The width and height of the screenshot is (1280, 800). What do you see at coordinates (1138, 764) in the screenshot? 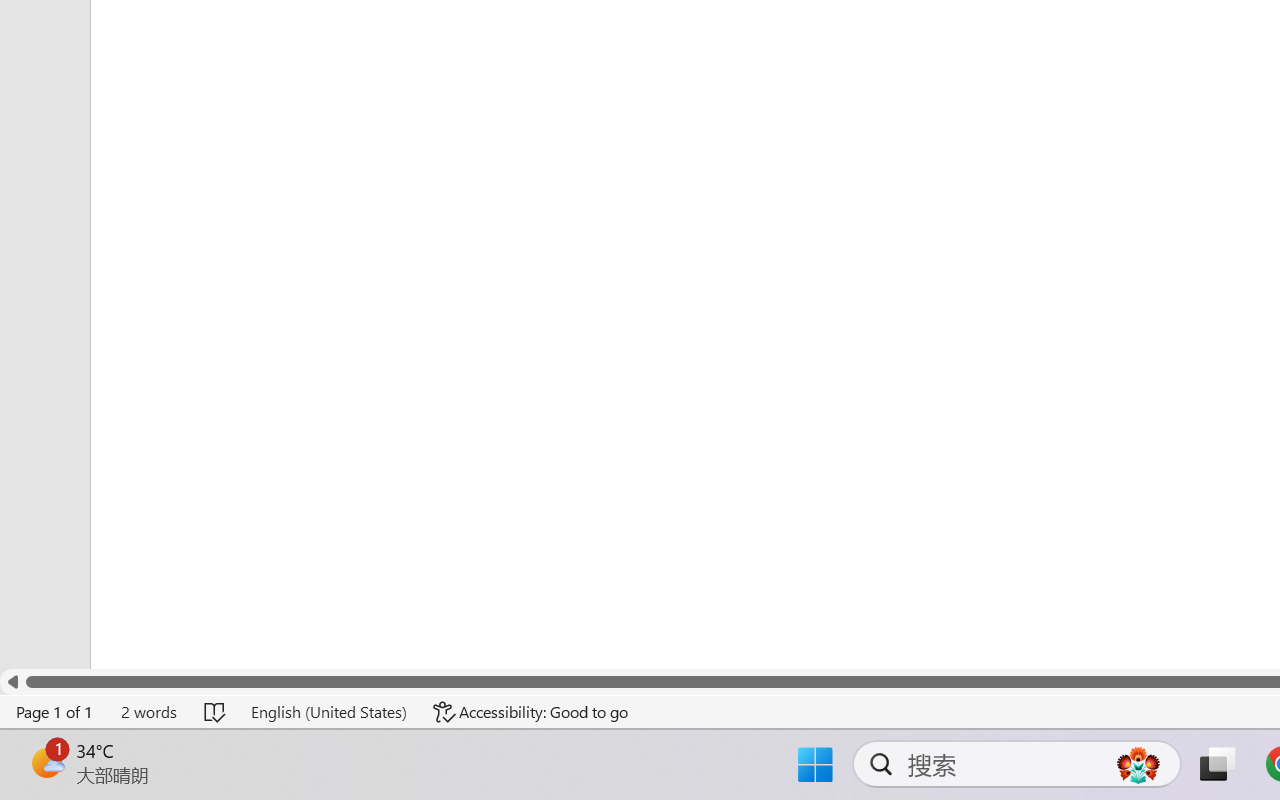
I see `'AutomationID: DynamicSearchBoxGleamImage'` at bounding box center [1138, 764].